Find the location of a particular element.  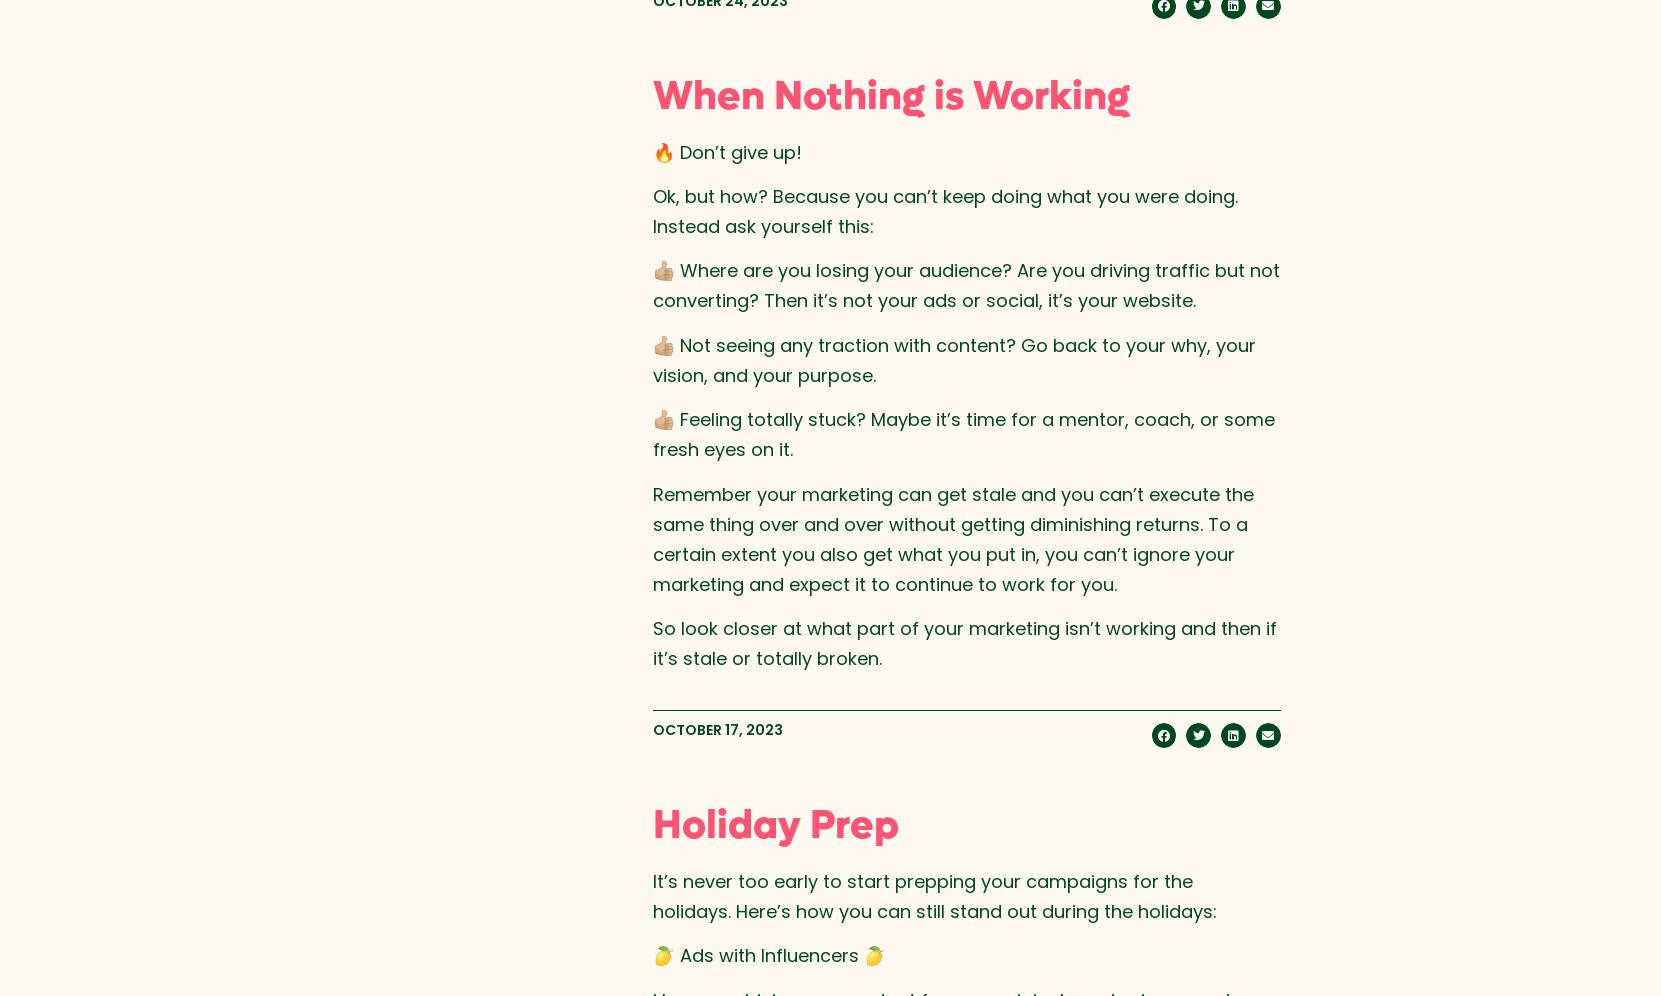

'🔥 Don’t give up!' is located at coordinates (726, 150).